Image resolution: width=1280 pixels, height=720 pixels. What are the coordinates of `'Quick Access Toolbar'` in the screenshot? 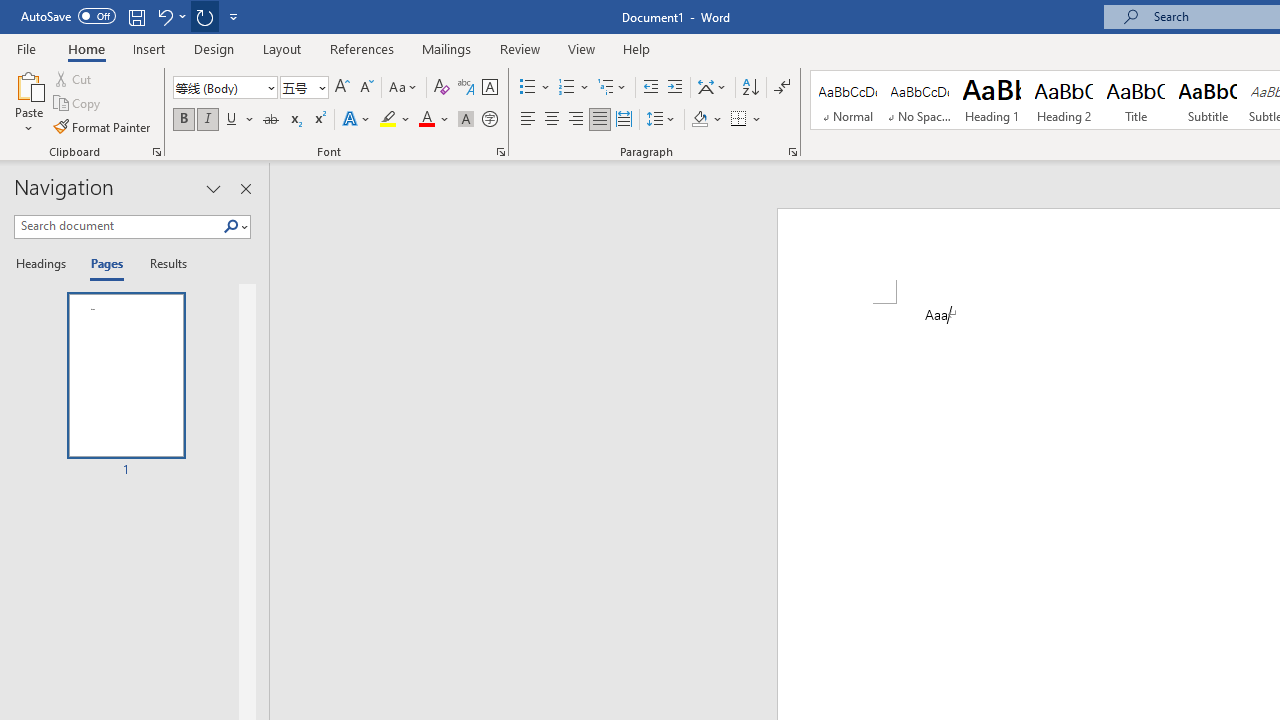 It's located at (130, 16).